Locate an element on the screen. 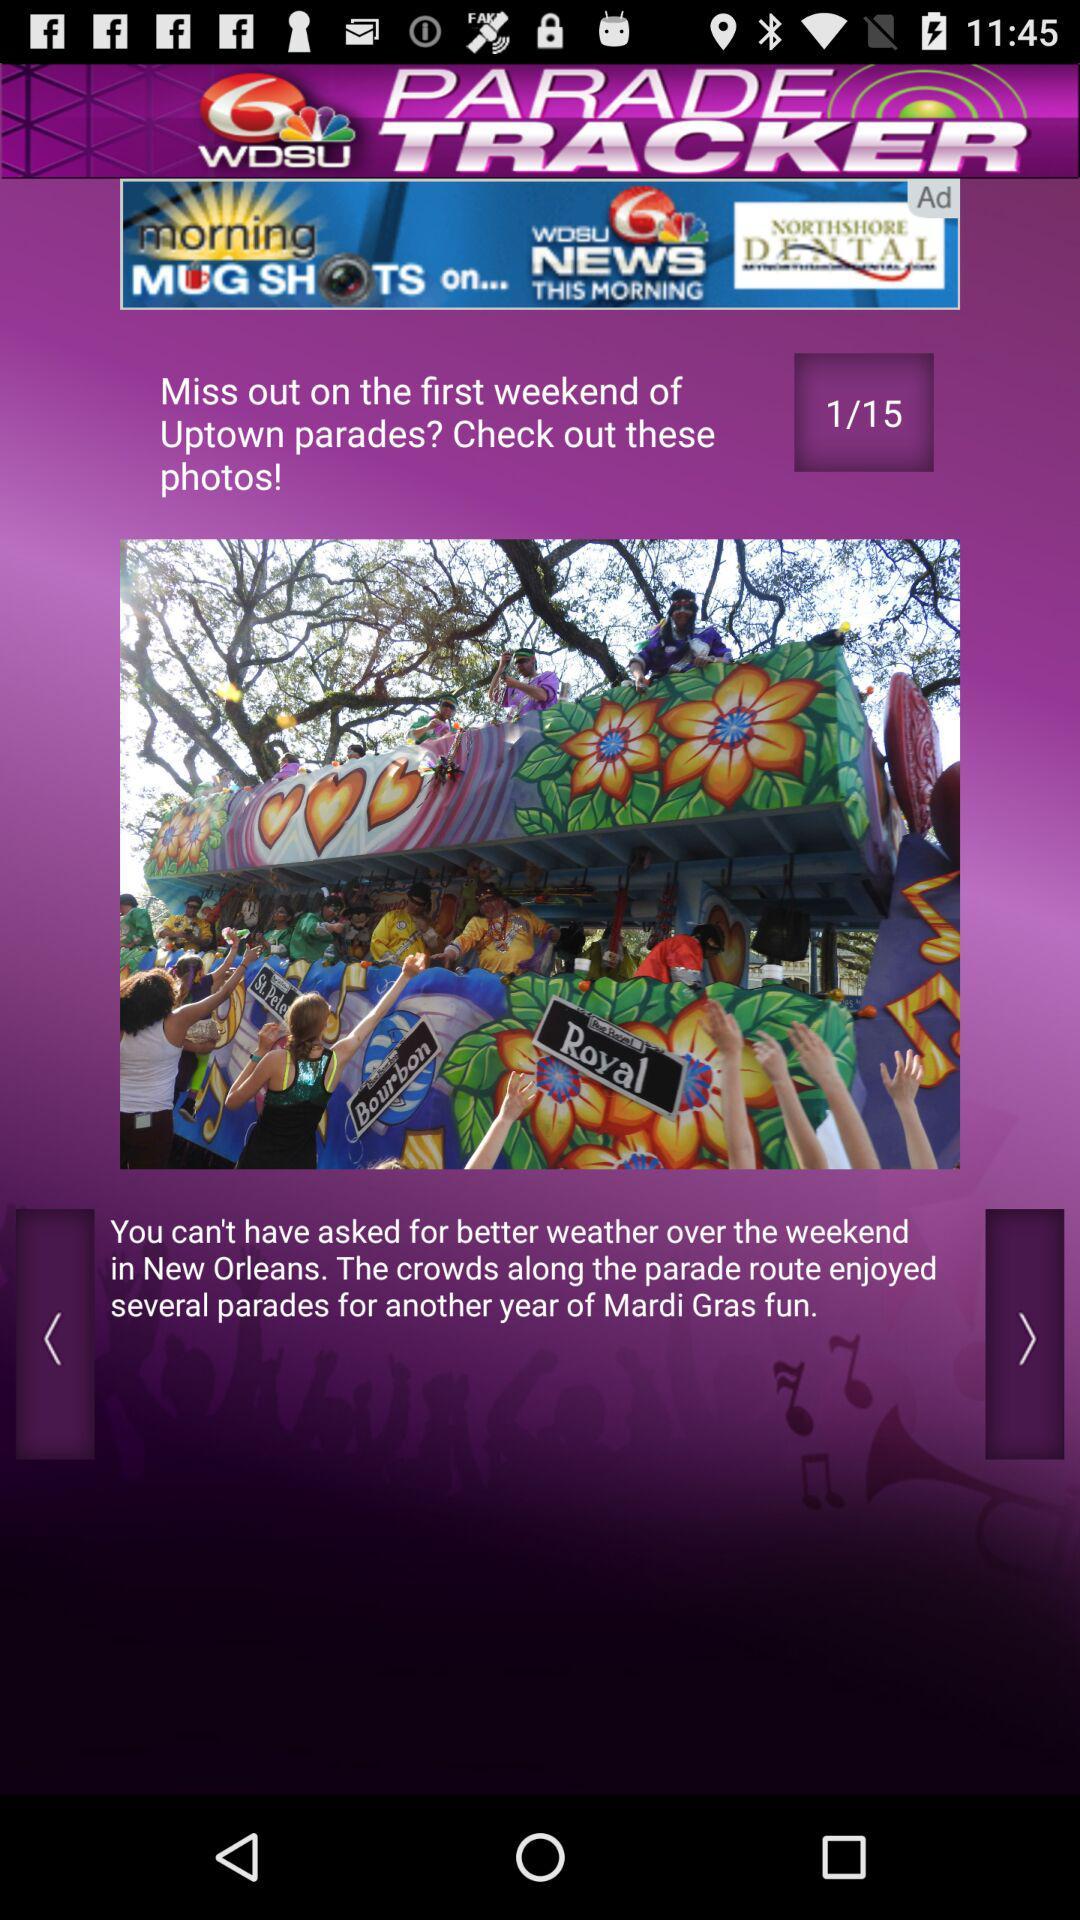 The width and height of the screenshot is (1080, 1920). next option is located at coordinates (1024, 1334).